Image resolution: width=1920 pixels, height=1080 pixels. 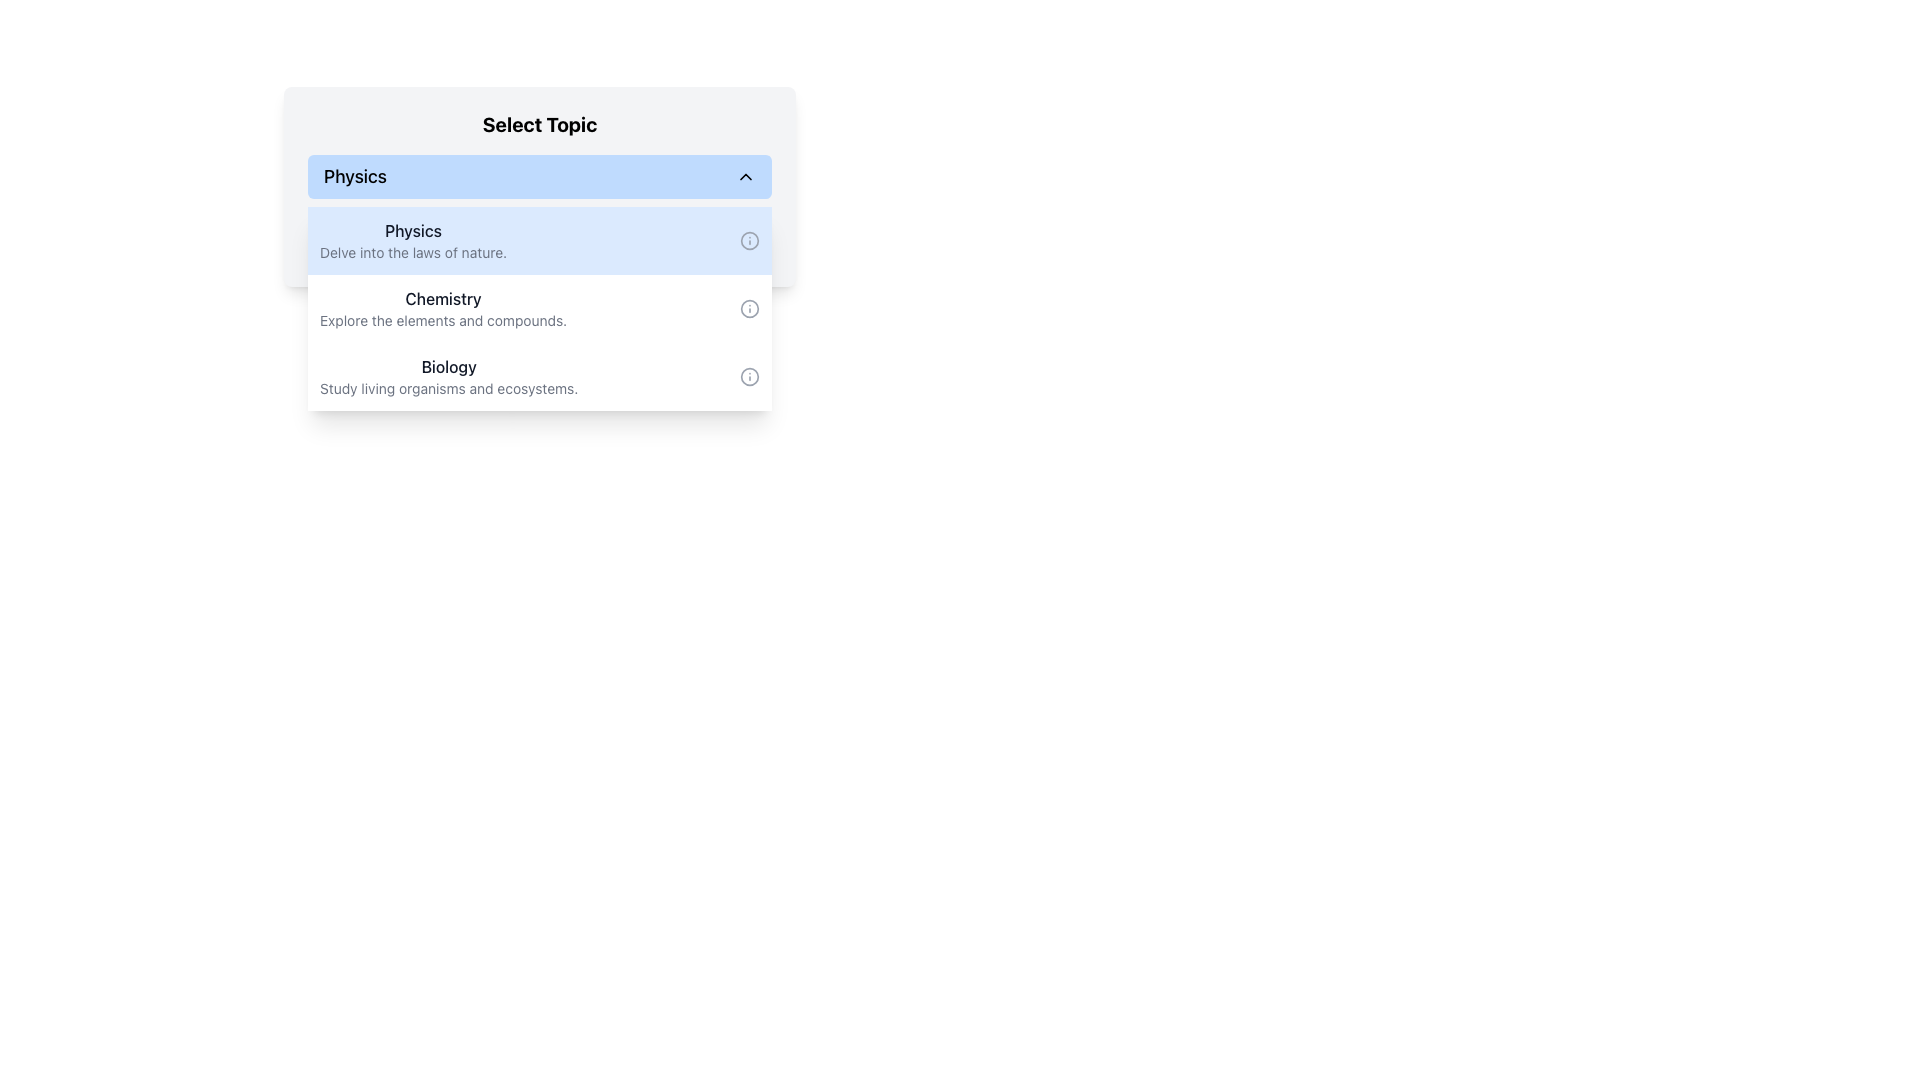 I want to click on the triangular downward-facing chevron icon located at the far right of the light blue button labeled 'Physics', so click(x=744, y=176).